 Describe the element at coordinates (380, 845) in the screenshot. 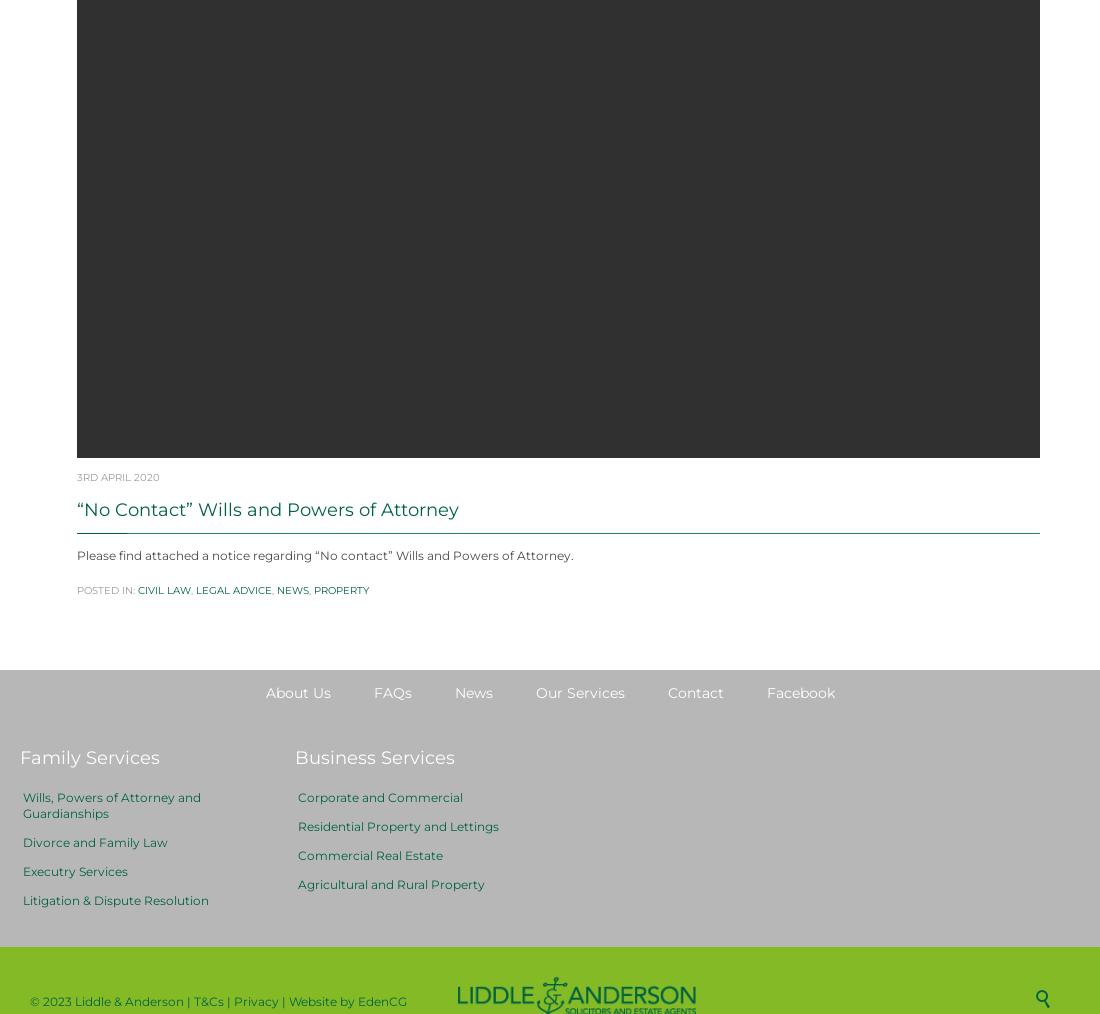

I see `'Corporate and Commercial'` at that location.